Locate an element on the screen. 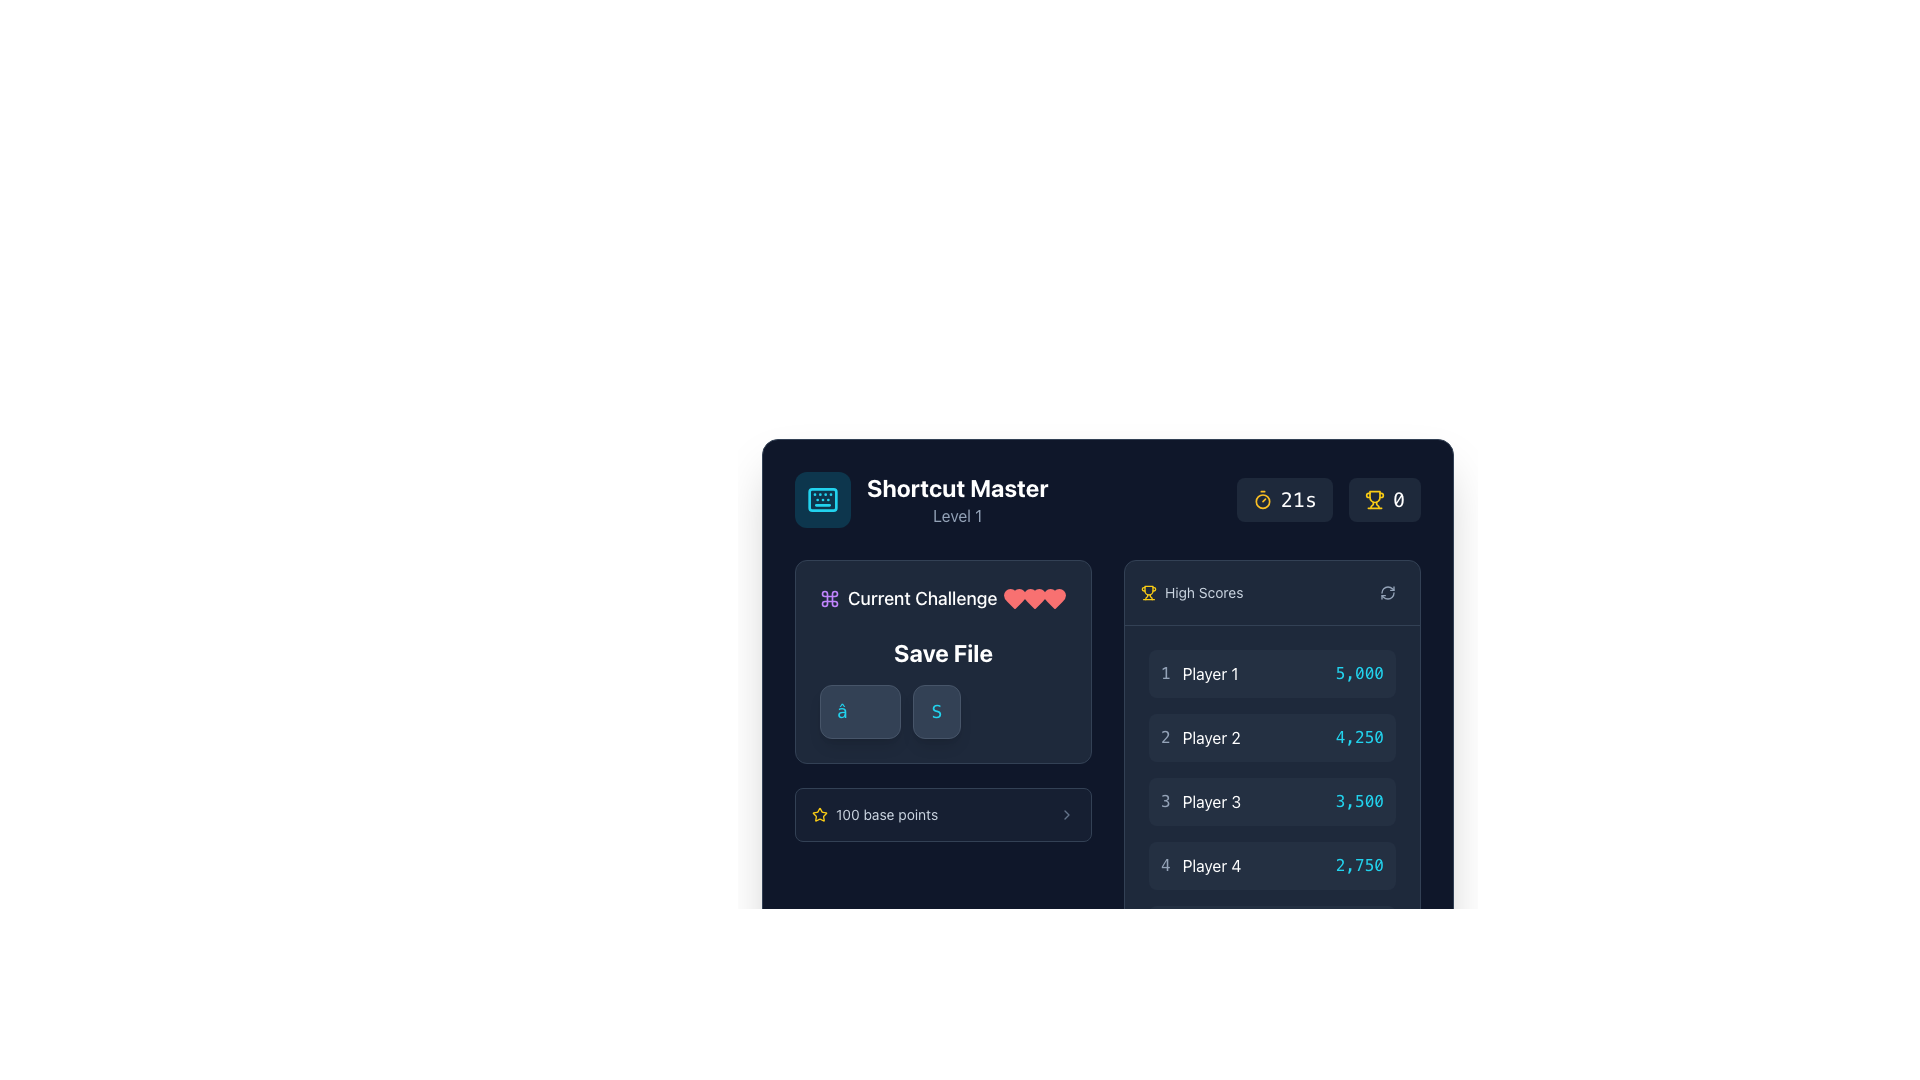  the third heart-shaped icon, which is filled with a vibrant coral red color and has a glowing effect, located beside the text 'Current Challenge' in the left panel is located at coordinates (1035, 597).